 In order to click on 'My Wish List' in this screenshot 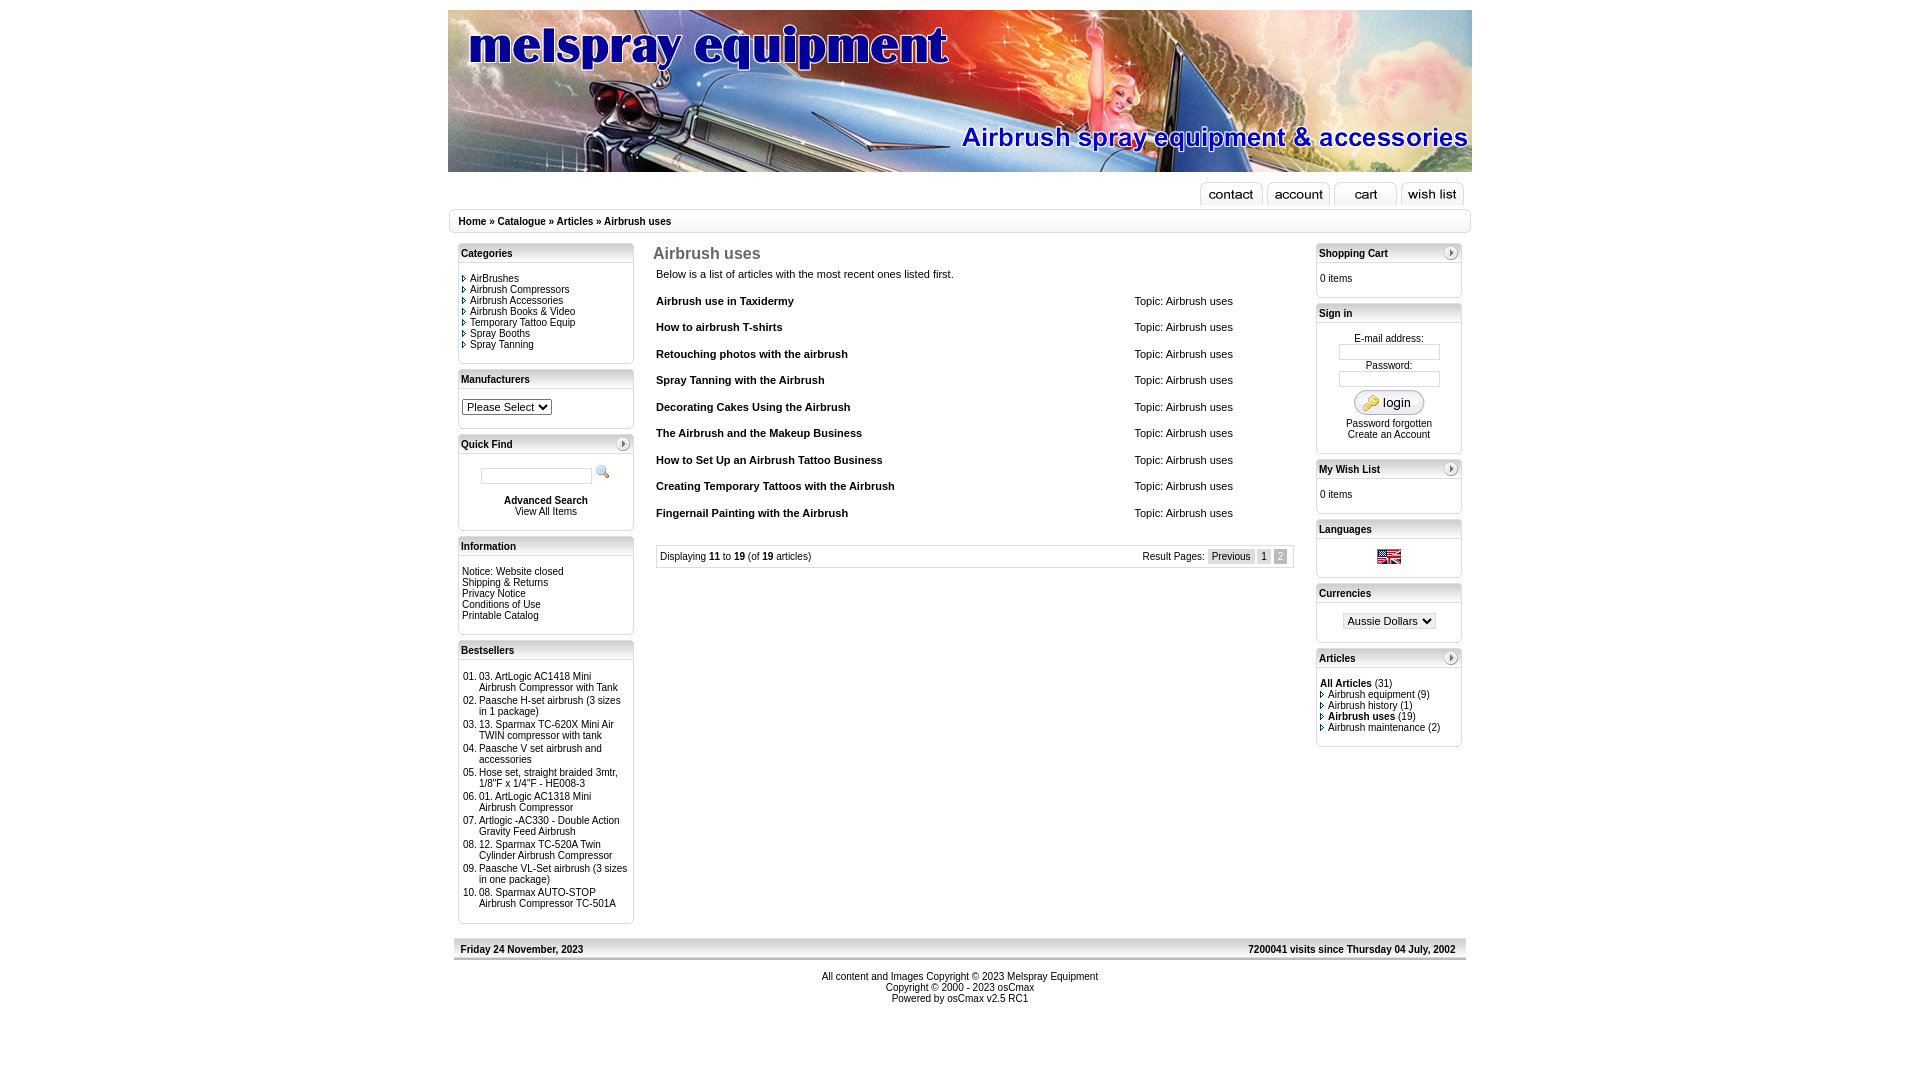, I will do `click(1349, 469)`.